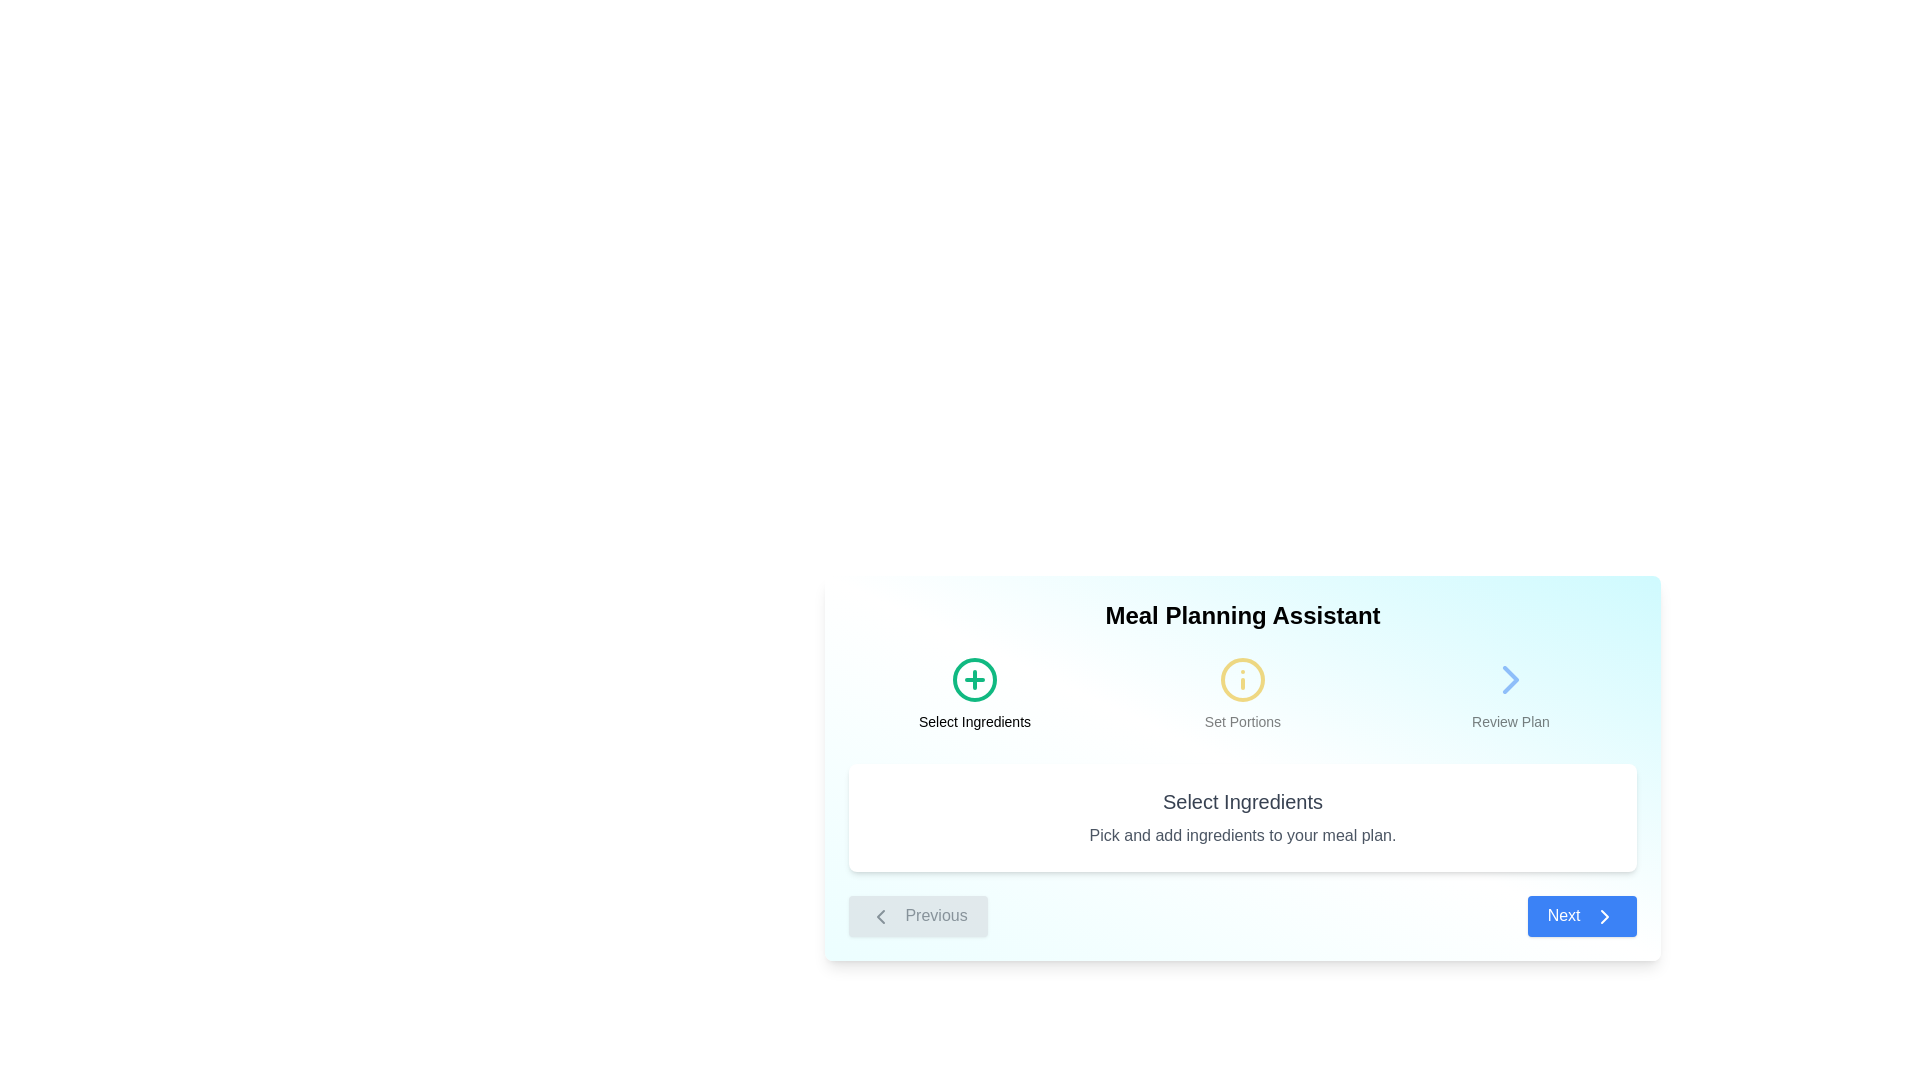 The height and width of the screenshot is (1080, 1920). Describe the element at coordinates (1242, 836) in the screenshot. I see `the text element that reads 'Pick and add ingredients to your meal plan.' which is styled in light gray and positioned below 'Select Ingredients'` at that location.